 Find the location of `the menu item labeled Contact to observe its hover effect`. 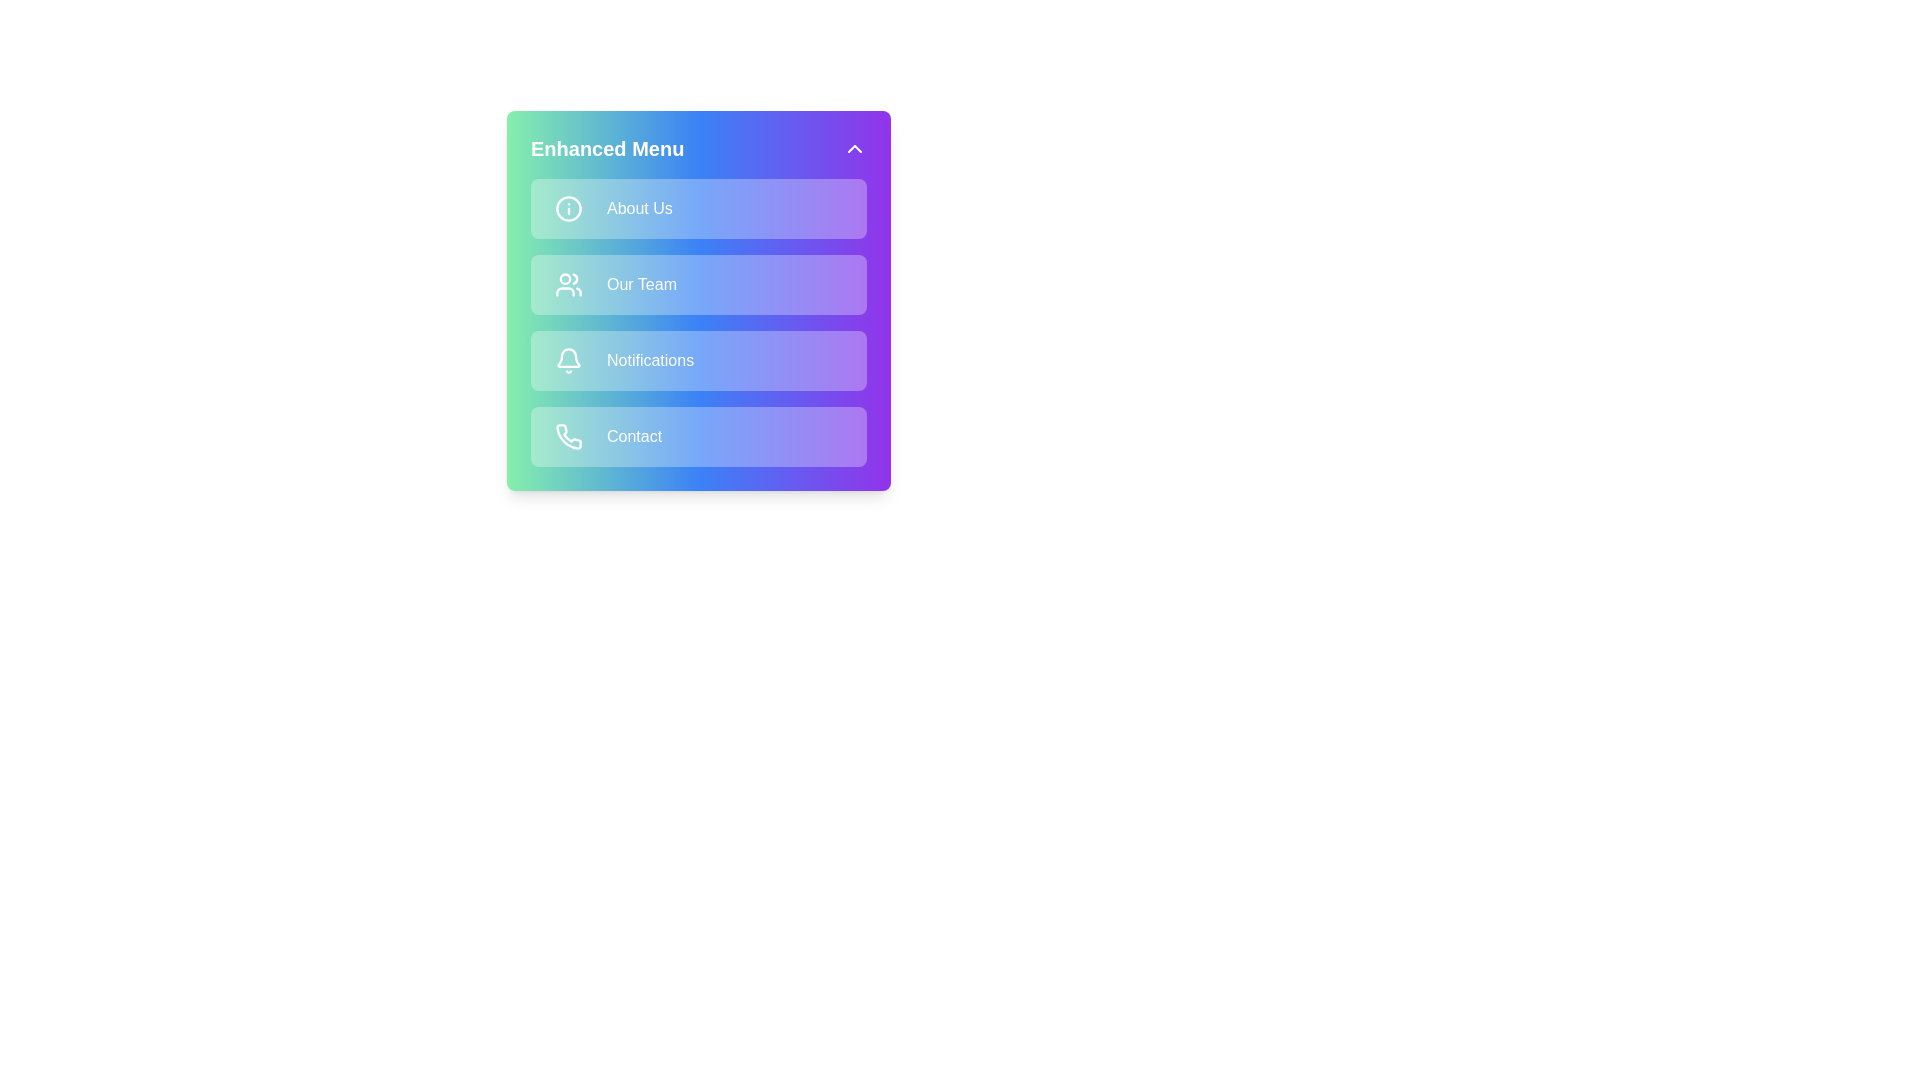

the menu item labeled Contact to observe its hover effect is located at coordinates (699, 435).